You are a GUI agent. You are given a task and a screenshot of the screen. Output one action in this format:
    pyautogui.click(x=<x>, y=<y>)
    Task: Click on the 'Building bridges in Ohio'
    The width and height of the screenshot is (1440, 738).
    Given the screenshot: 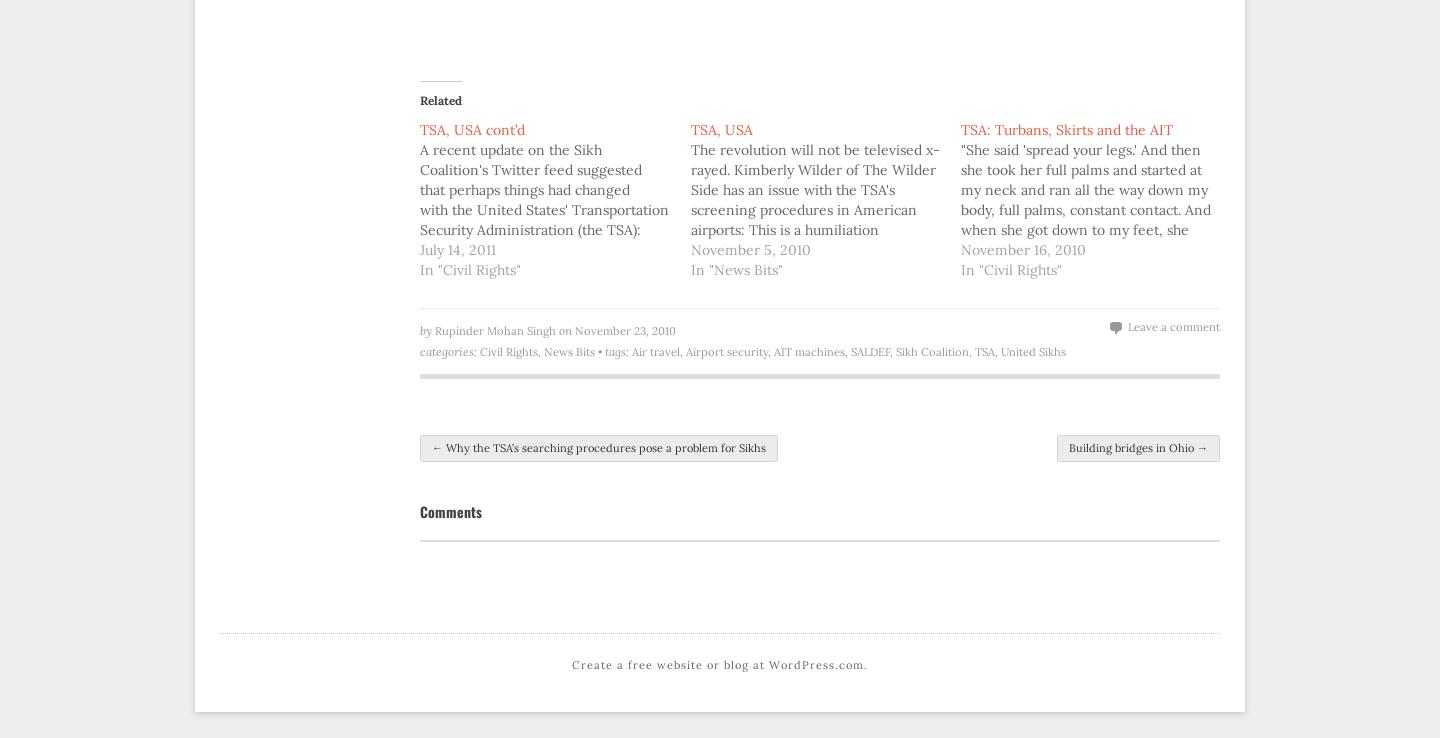 What is the action you would take?
    pyautogui.click(x=1131, y=446)
    